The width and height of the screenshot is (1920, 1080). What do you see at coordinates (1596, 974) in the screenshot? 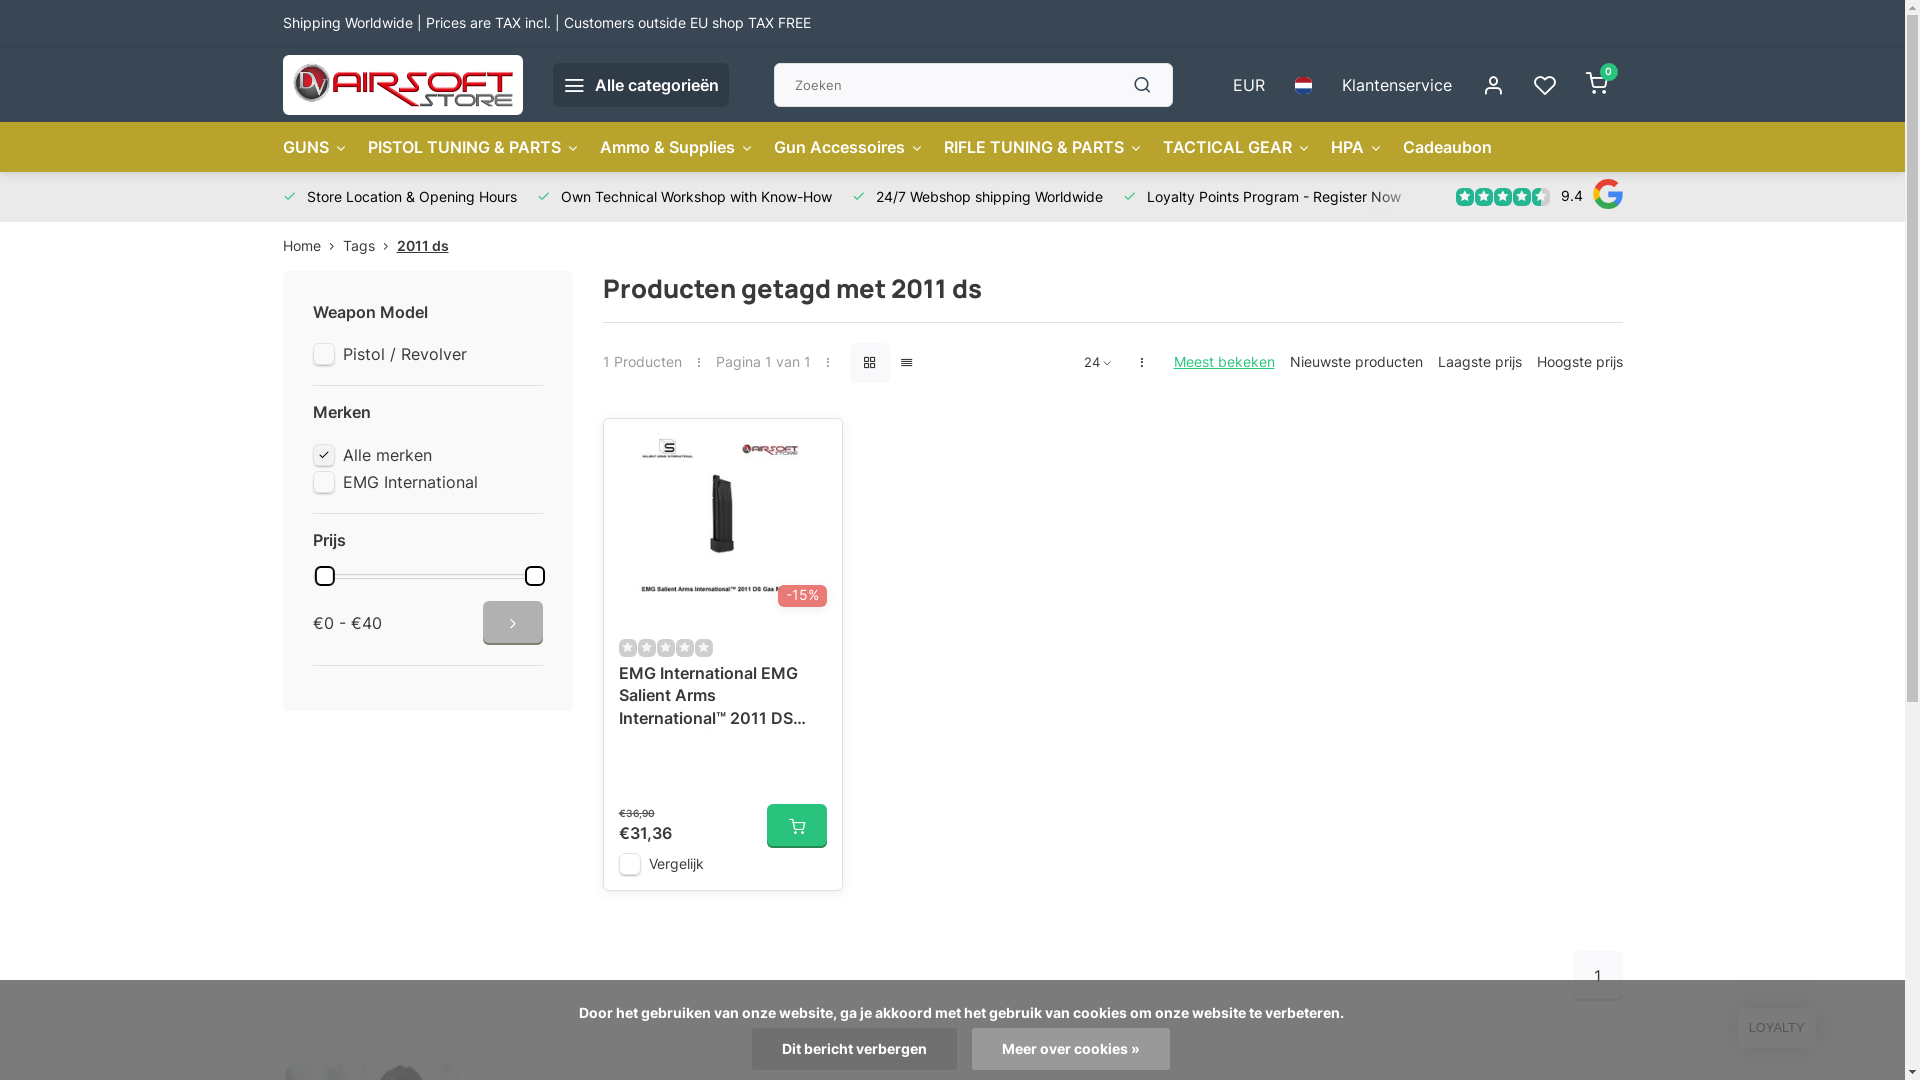
I see `'1'` at bounding box center [1596, 974].